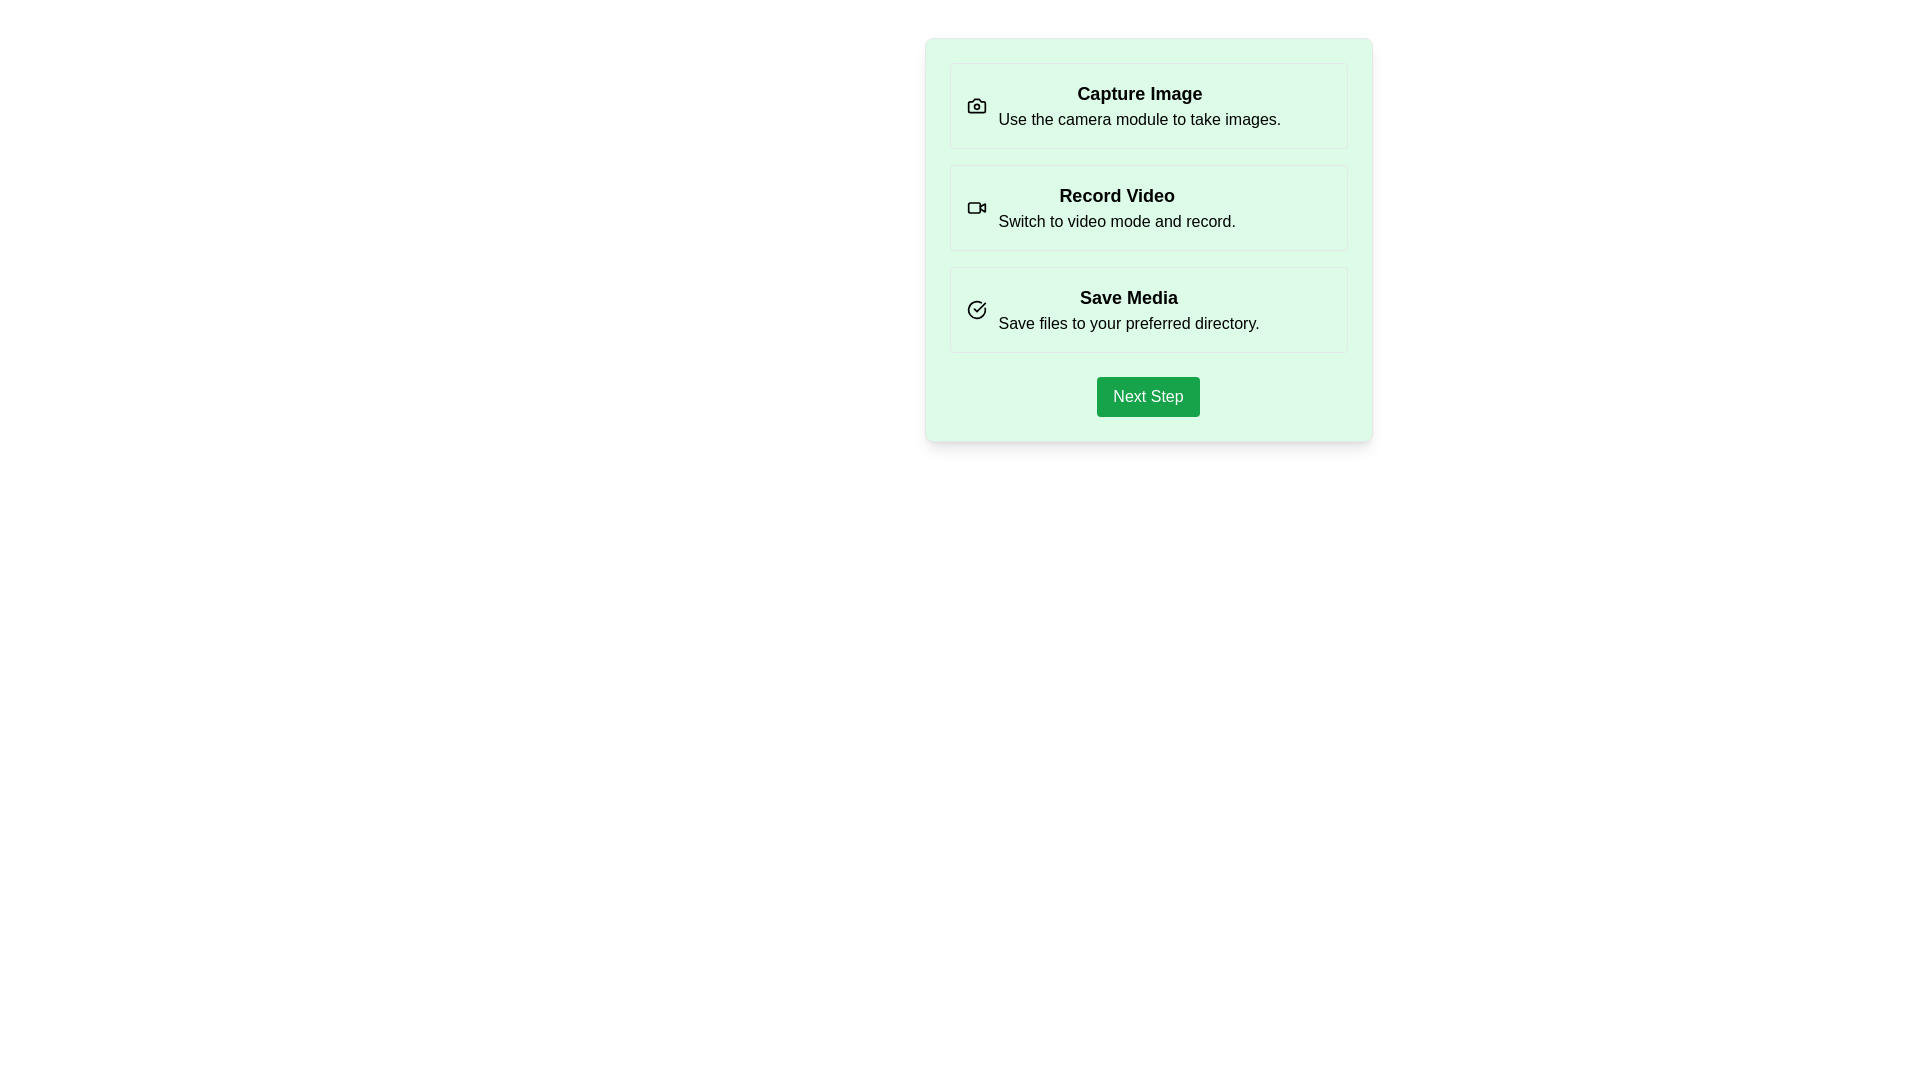 The image size is (1920, 1080). What do you see at coordinates (974, 208) in the screenshot?
I see `the decorative rectangular part of the video camera icon, which is centrally aligned within the larger video recorder icon` at bounding box center [974, 208].